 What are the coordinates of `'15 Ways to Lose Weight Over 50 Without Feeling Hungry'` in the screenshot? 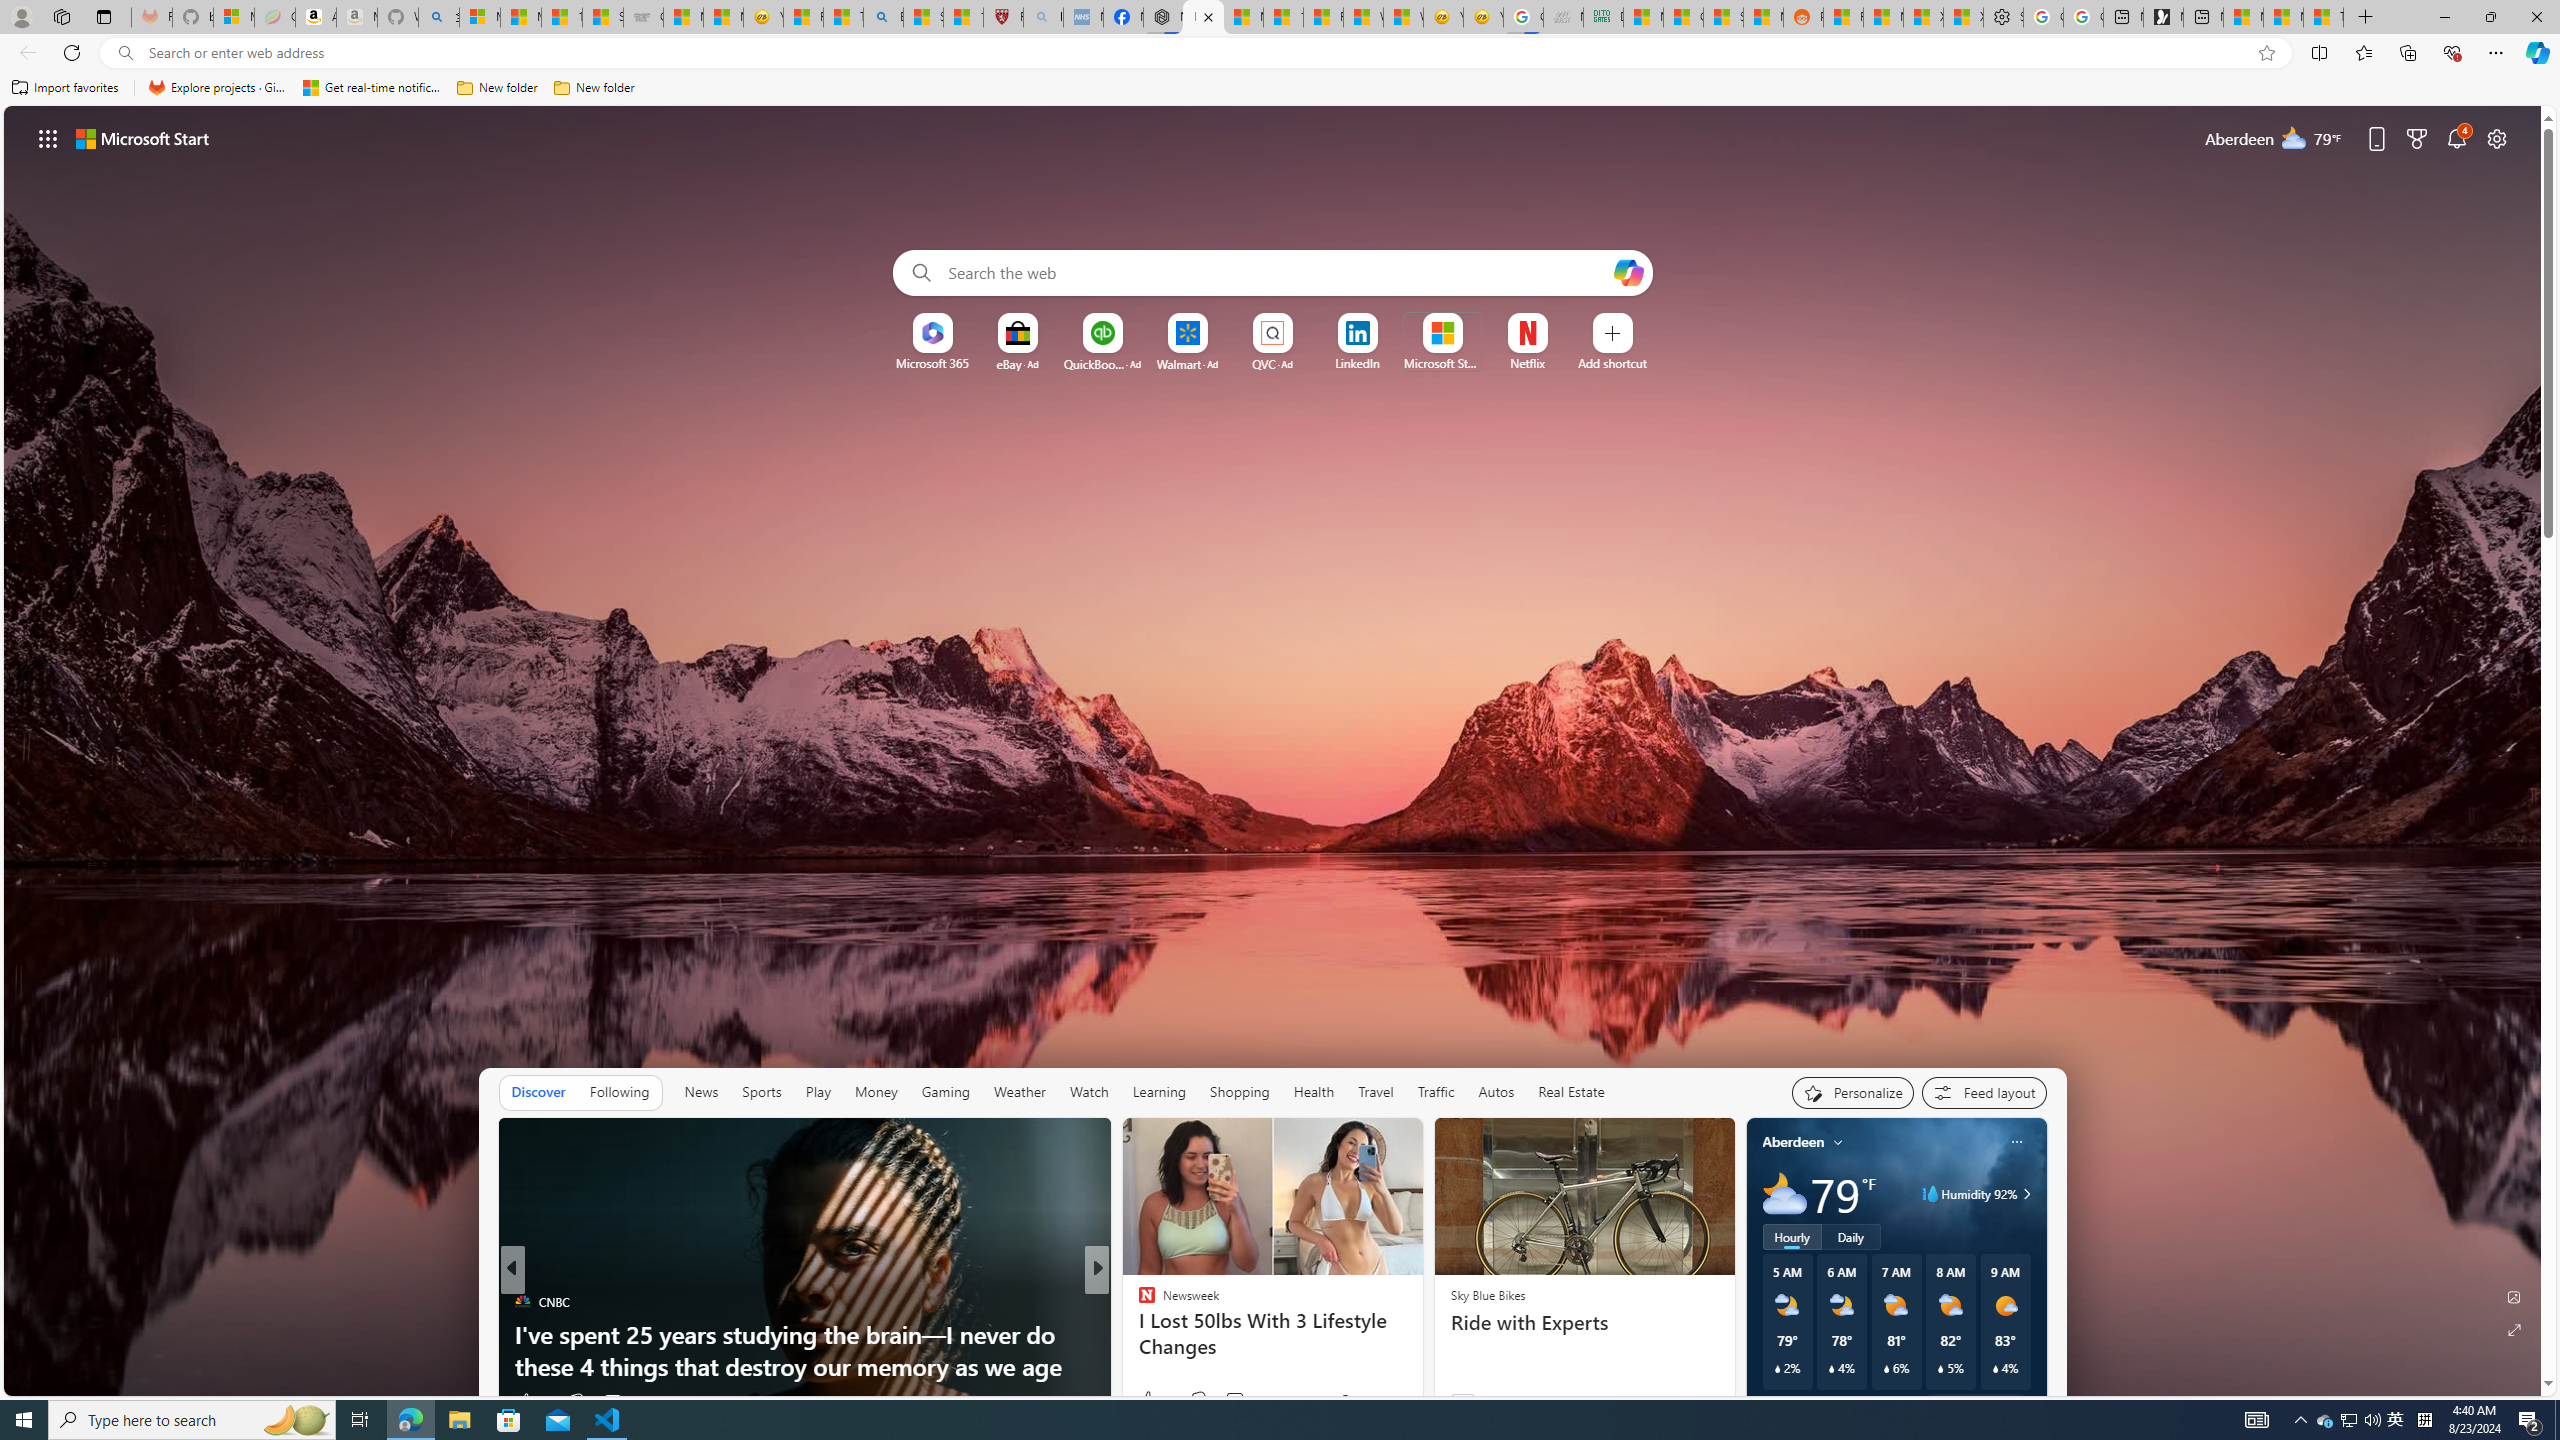 It's located at (1418, 1349).